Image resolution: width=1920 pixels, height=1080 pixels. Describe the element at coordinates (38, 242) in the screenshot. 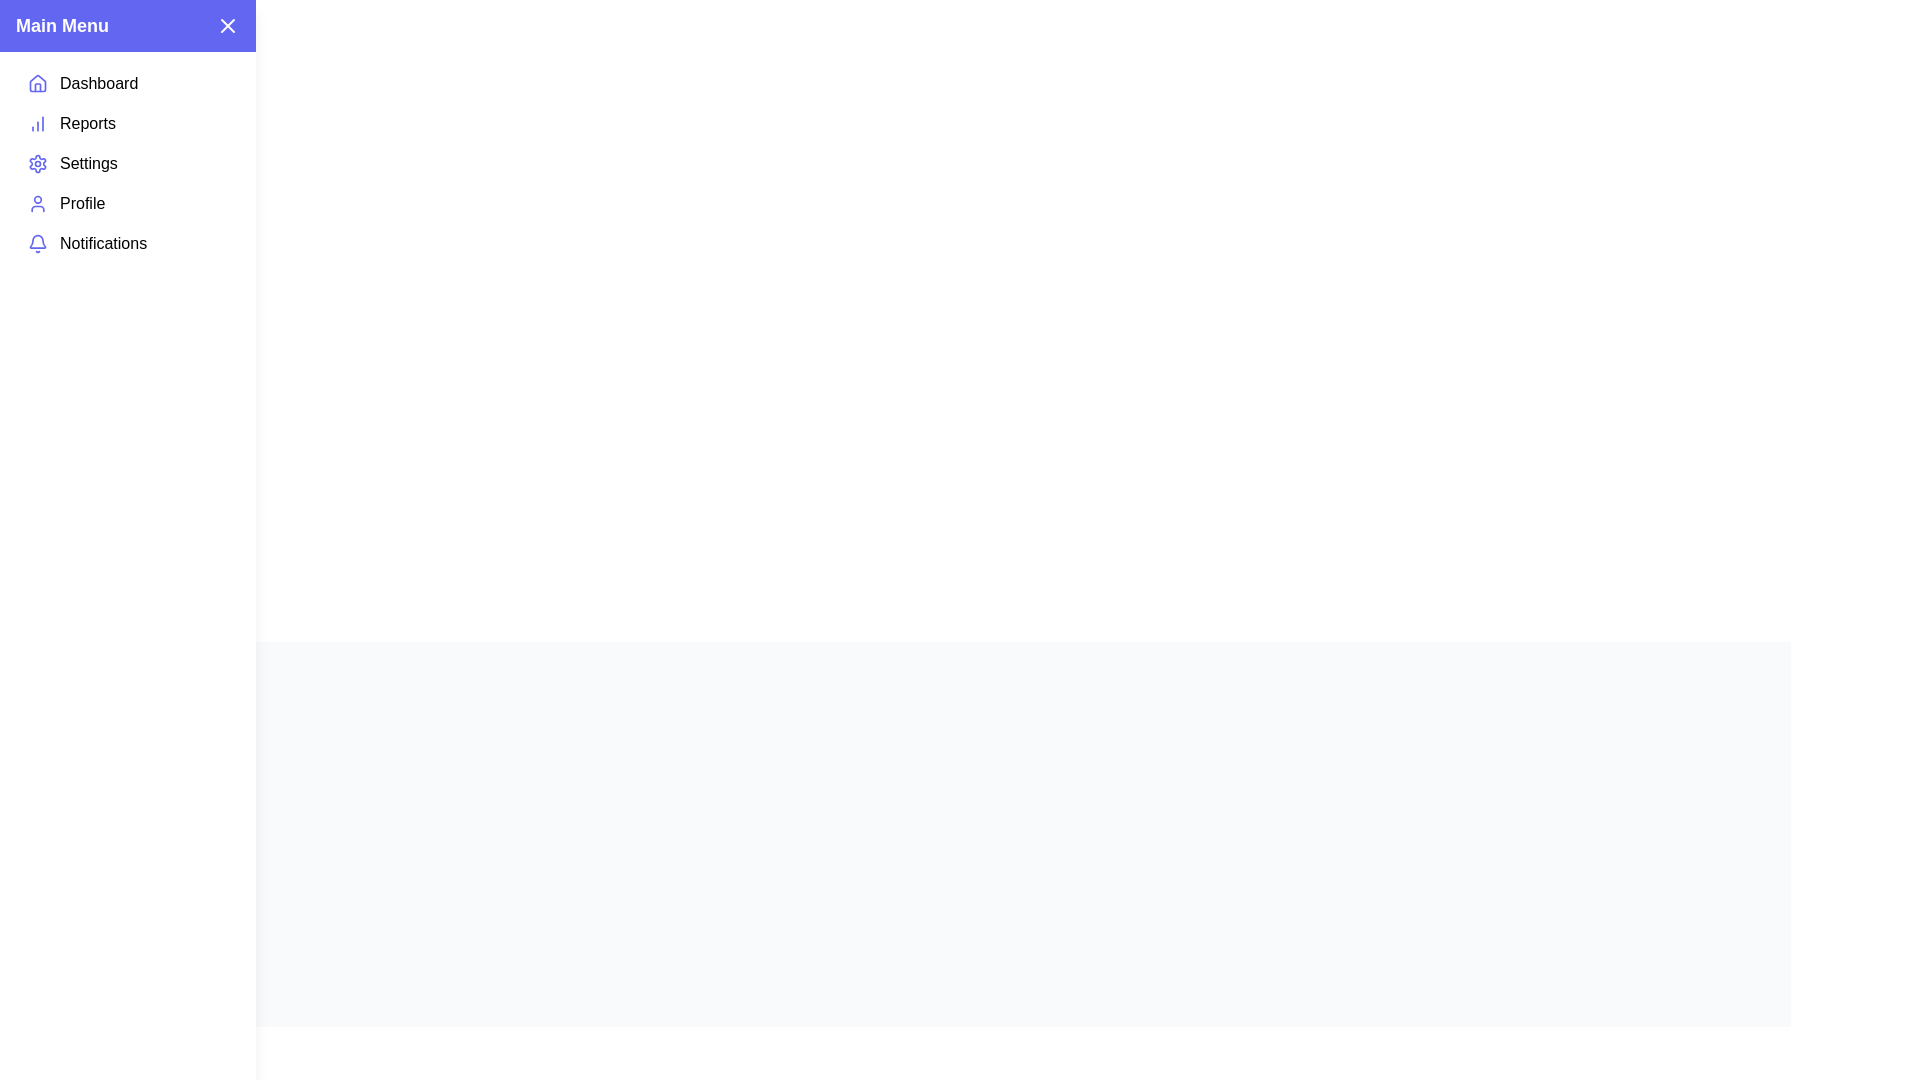

I see `the bell icon, which is styled with a blue-indigo hue and located to the left of the 'Notifications' text in the vertical navigation menu` at that location.